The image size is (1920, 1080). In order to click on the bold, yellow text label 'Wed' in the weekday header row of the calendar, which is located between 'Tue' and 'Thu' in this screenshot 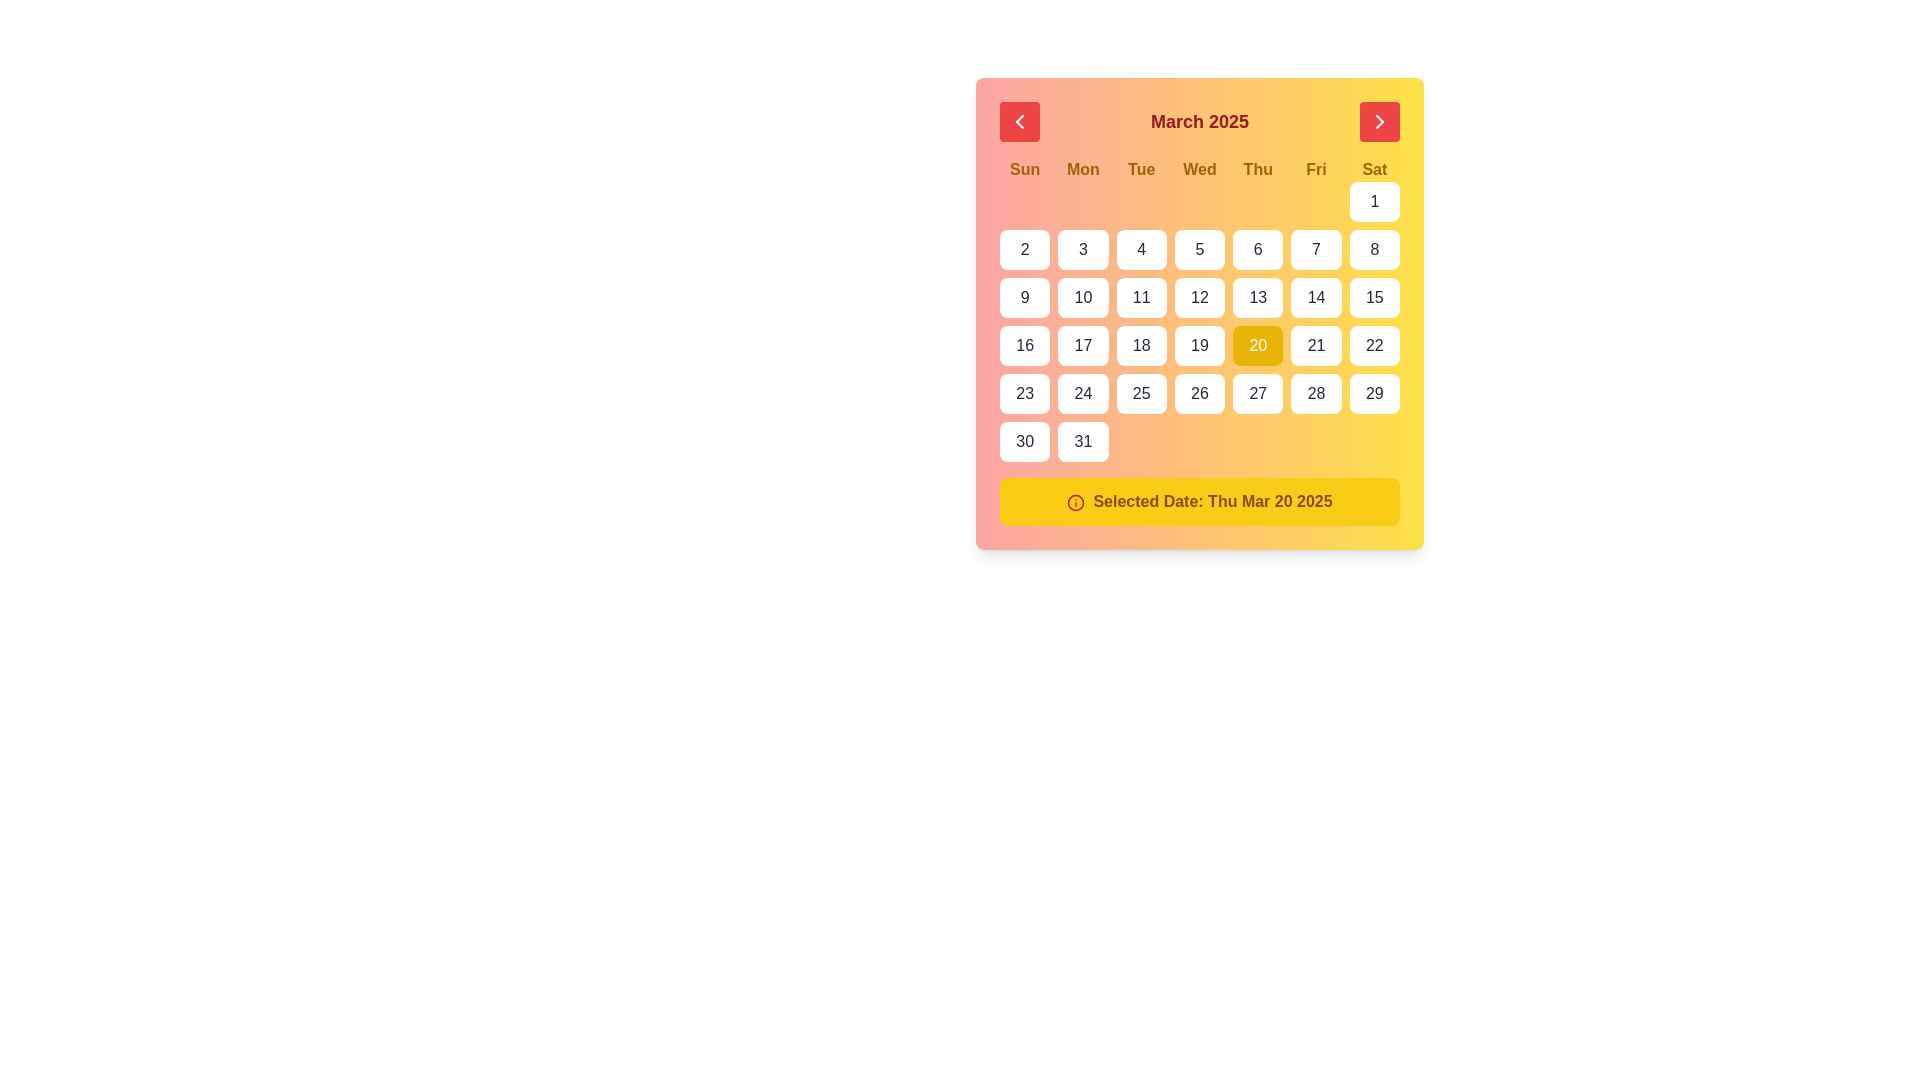, I will do `click(1200, 168)`.